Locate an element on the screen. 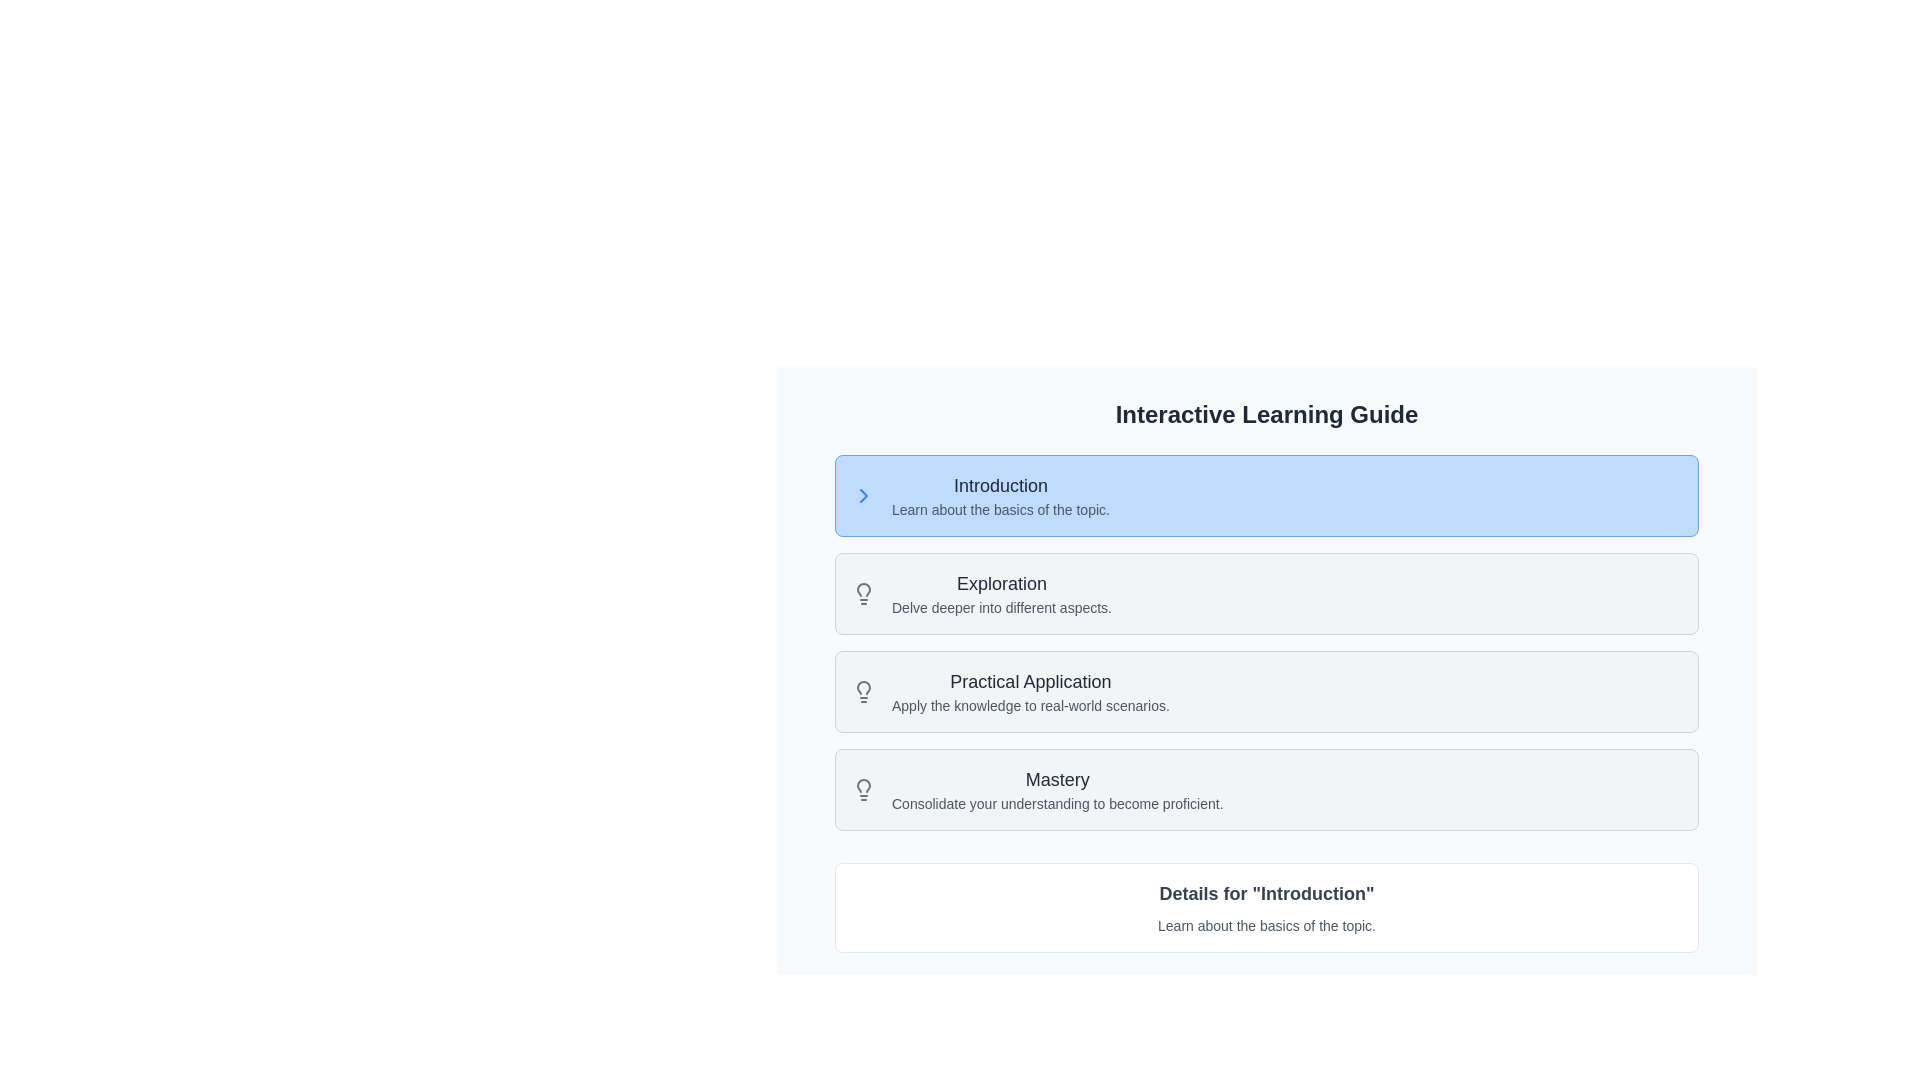  the 'Exploration' text label, which serves as a title in the second section of a vertical list menu is located at coordinates (1002, 583).